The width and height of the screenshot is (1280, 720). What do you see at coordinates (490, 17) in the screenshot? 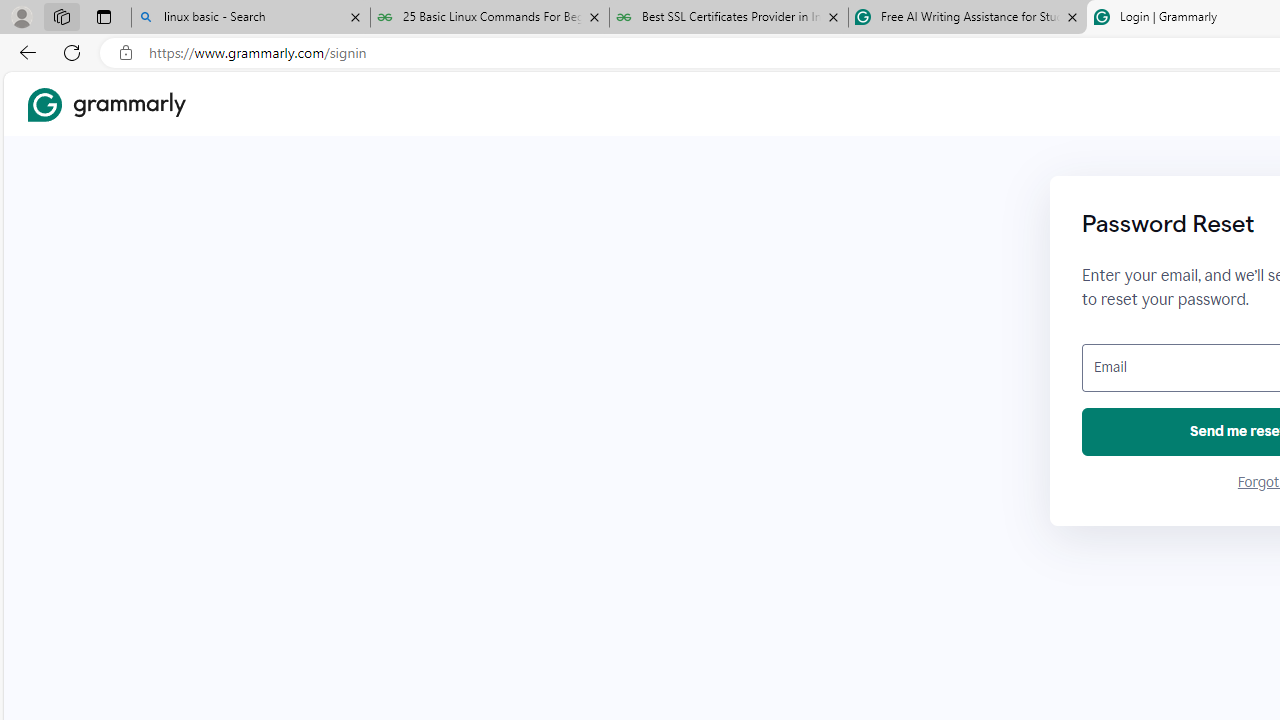
I see `'25 Basic Linux Commands For Beginners - GeeksforGeeks'` at bounding box center [490, 17].